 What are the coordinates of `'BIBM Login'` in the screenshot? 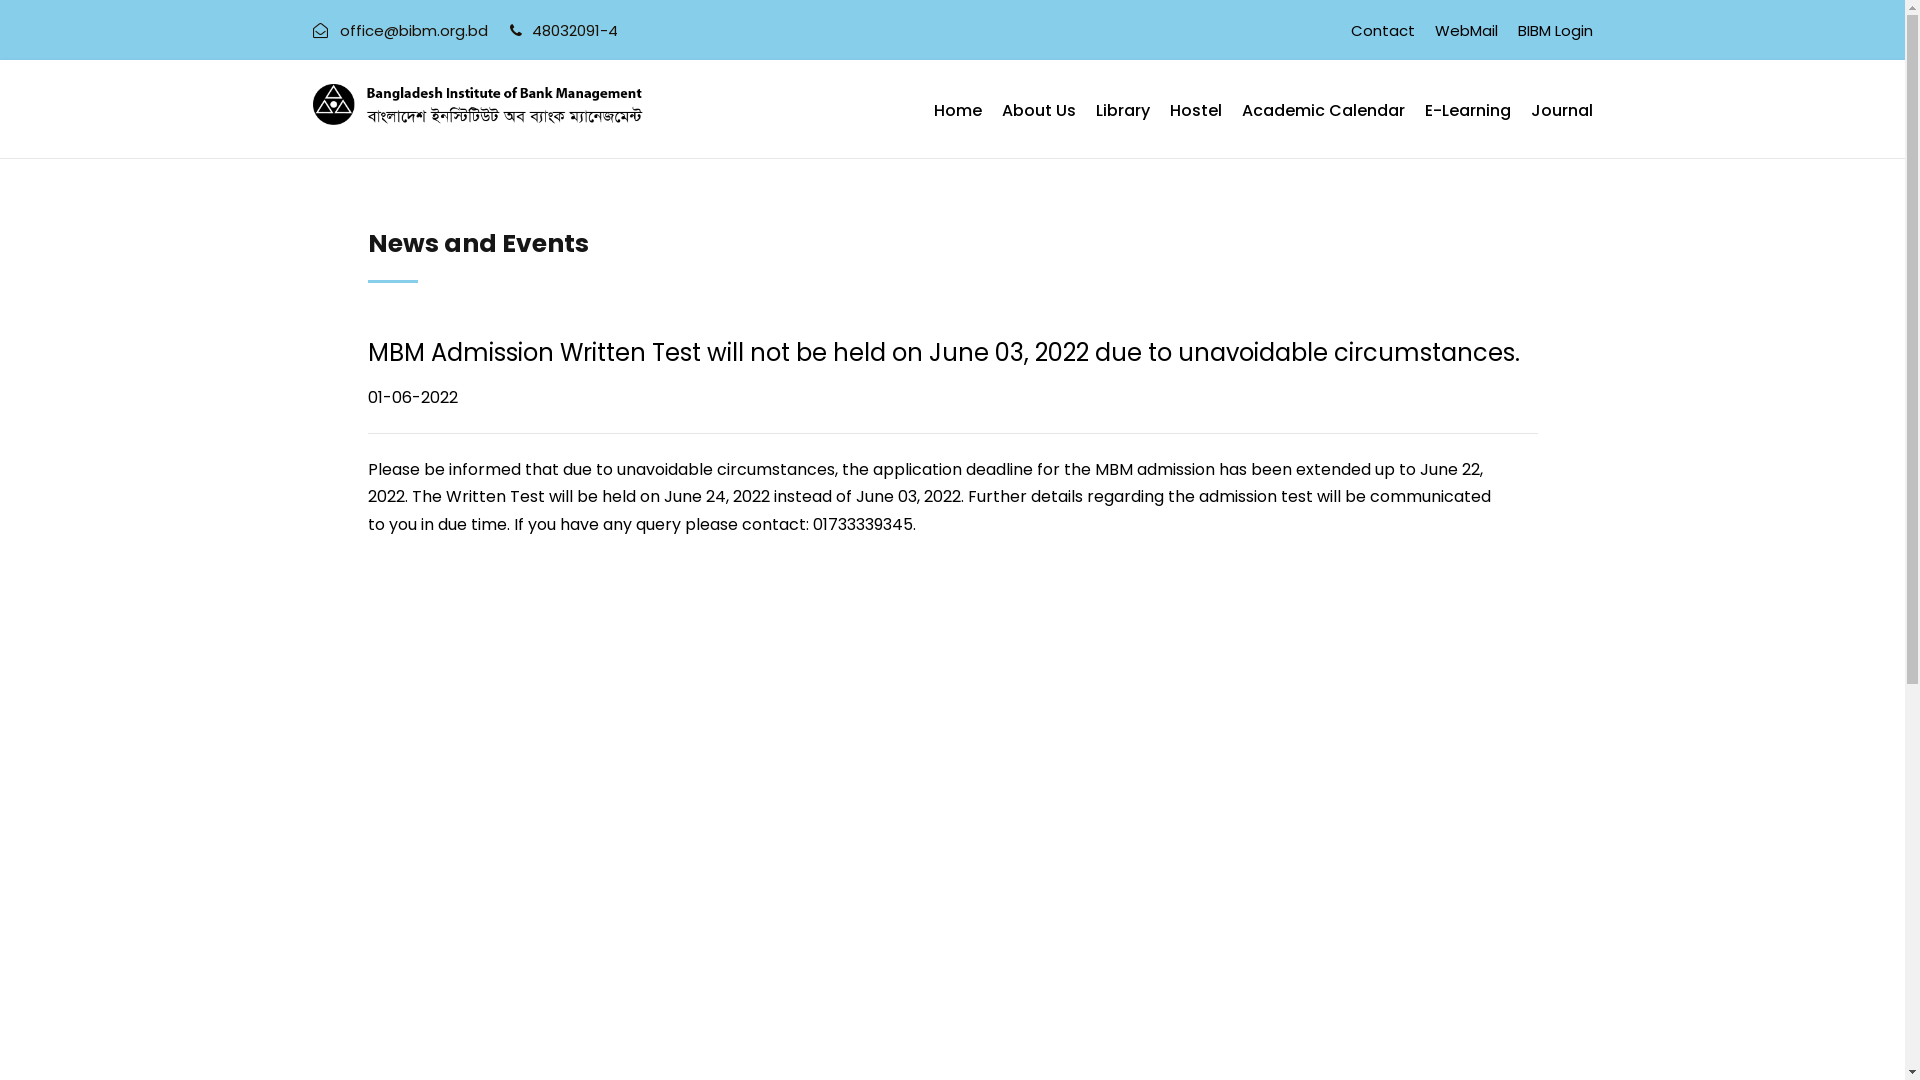 It's located at (1554, 39).